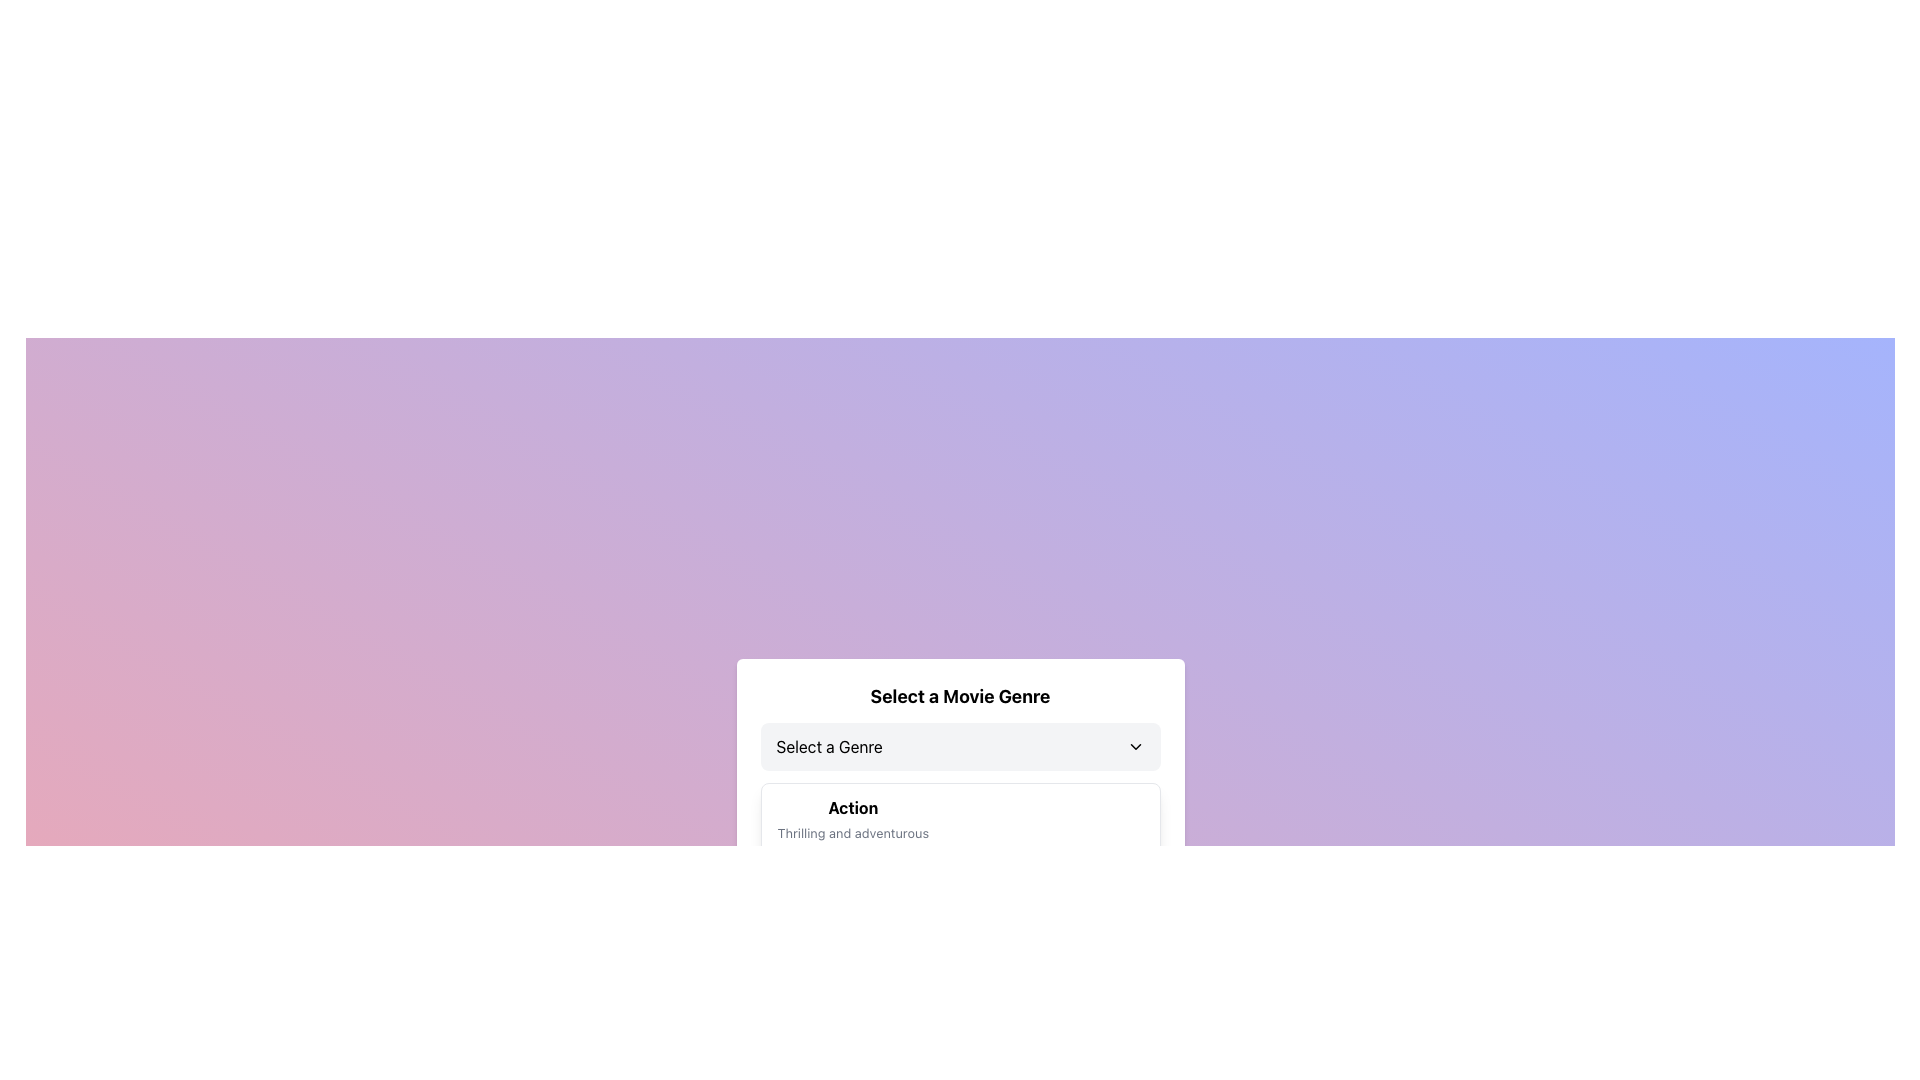 The width and height of the screenshot is (1920, 1080). I want to click on the first selectable option in the genre list, labeled 'Action,', so click(960, 820).